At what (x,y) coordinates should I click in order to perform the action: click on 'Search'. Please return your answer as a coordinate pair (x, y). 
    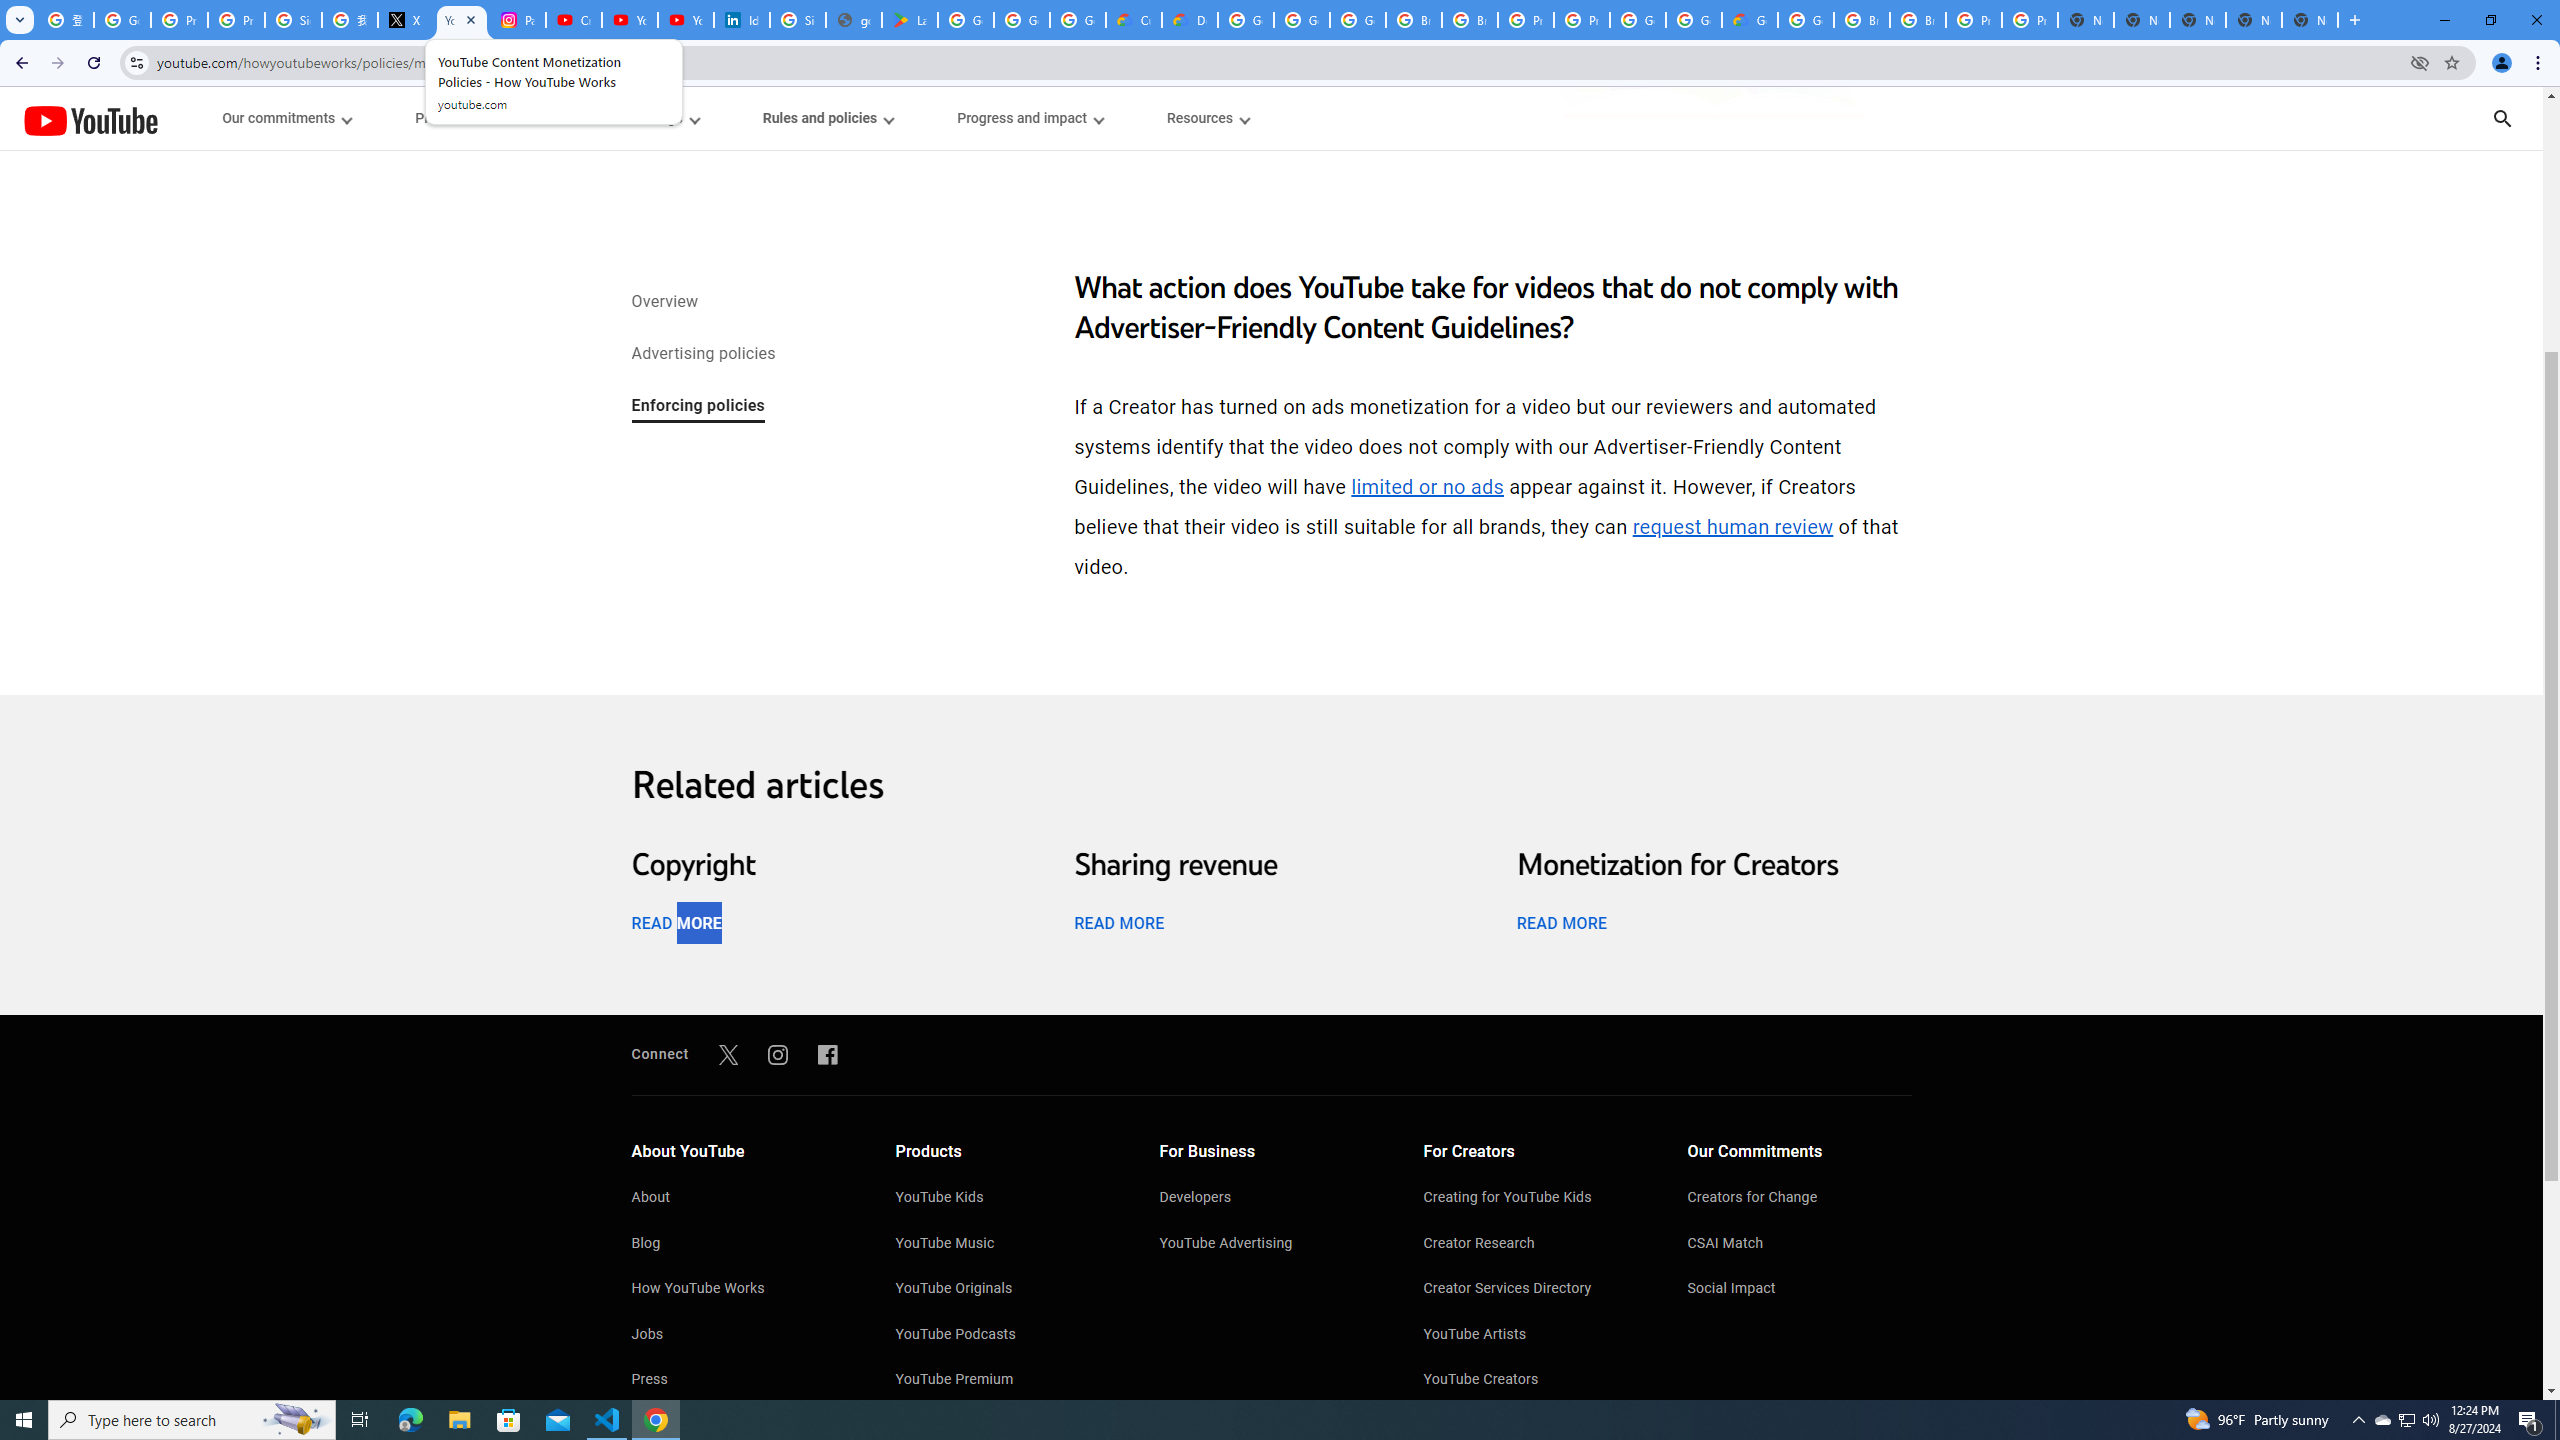
    Looking at the image, I should click on (2528, 118).